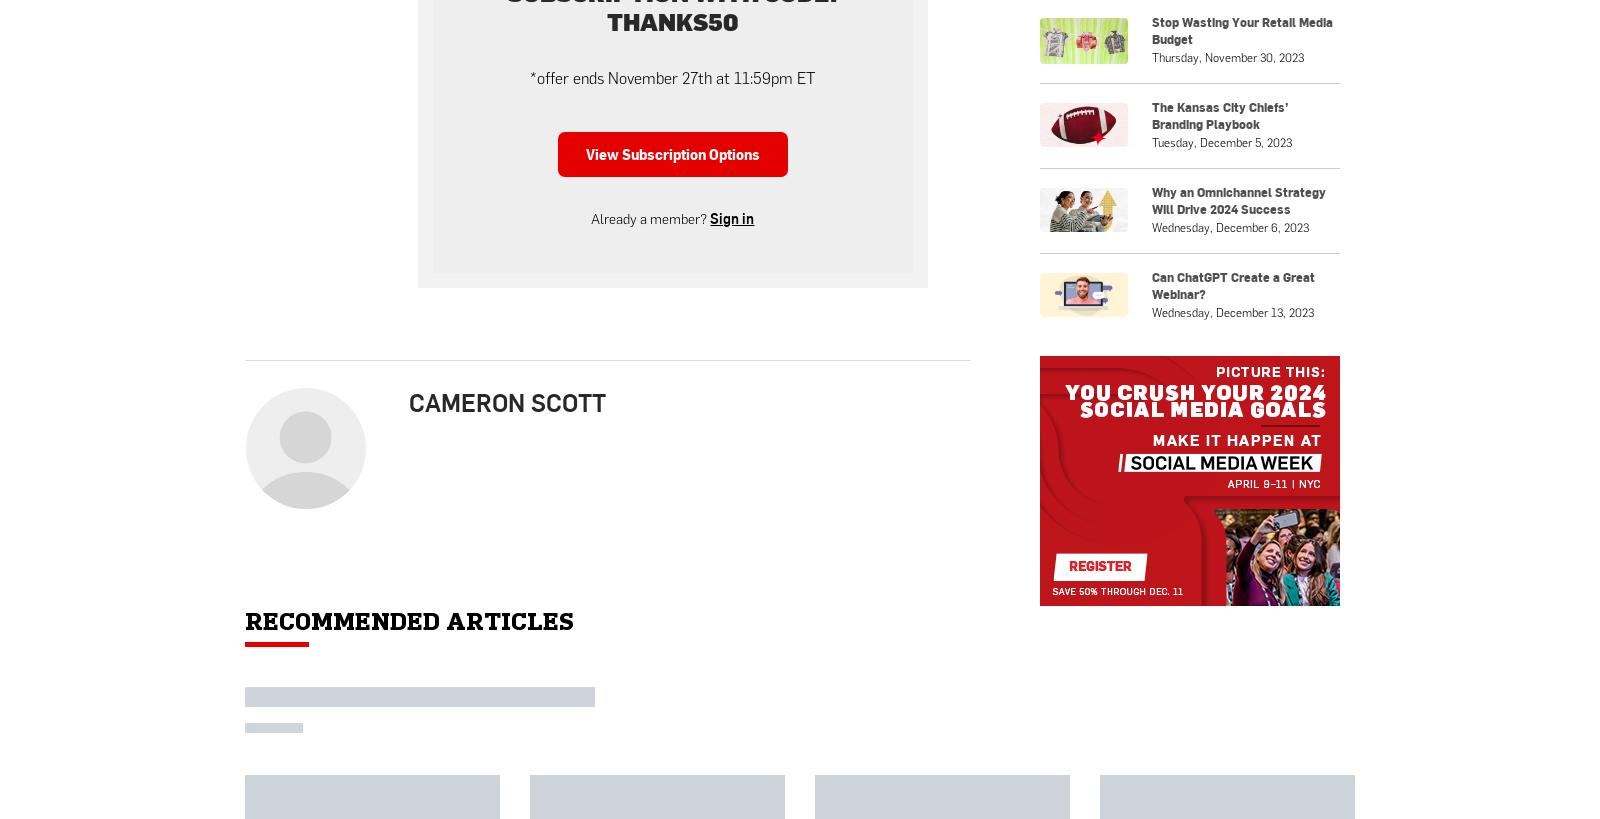 Image resolution: width=1600 pixels, height=819 pixels. What do you see at coordinates (590, 218) in the screenshot?
I see `'Already a member?'` at bounding box center [590, 218].